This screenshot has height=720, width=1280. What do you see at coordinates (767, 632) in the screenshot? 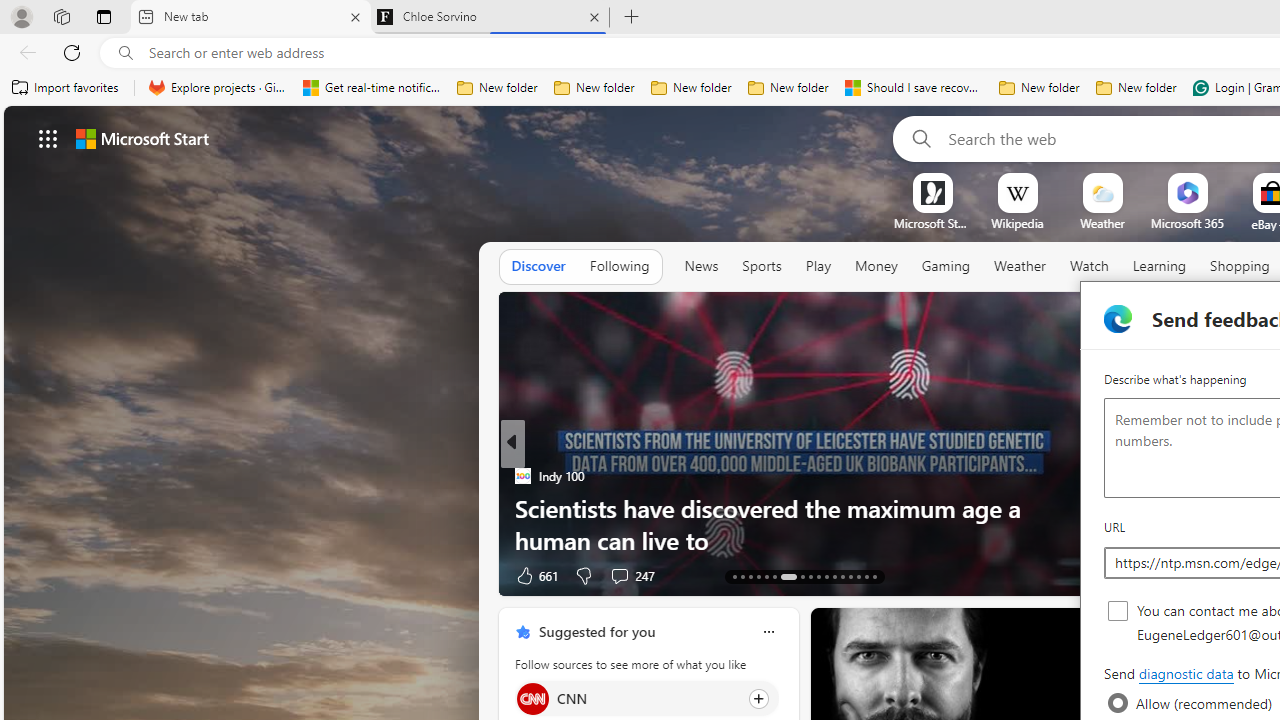
I see `'Class: icon-img'` at bounding box center [767, 632].